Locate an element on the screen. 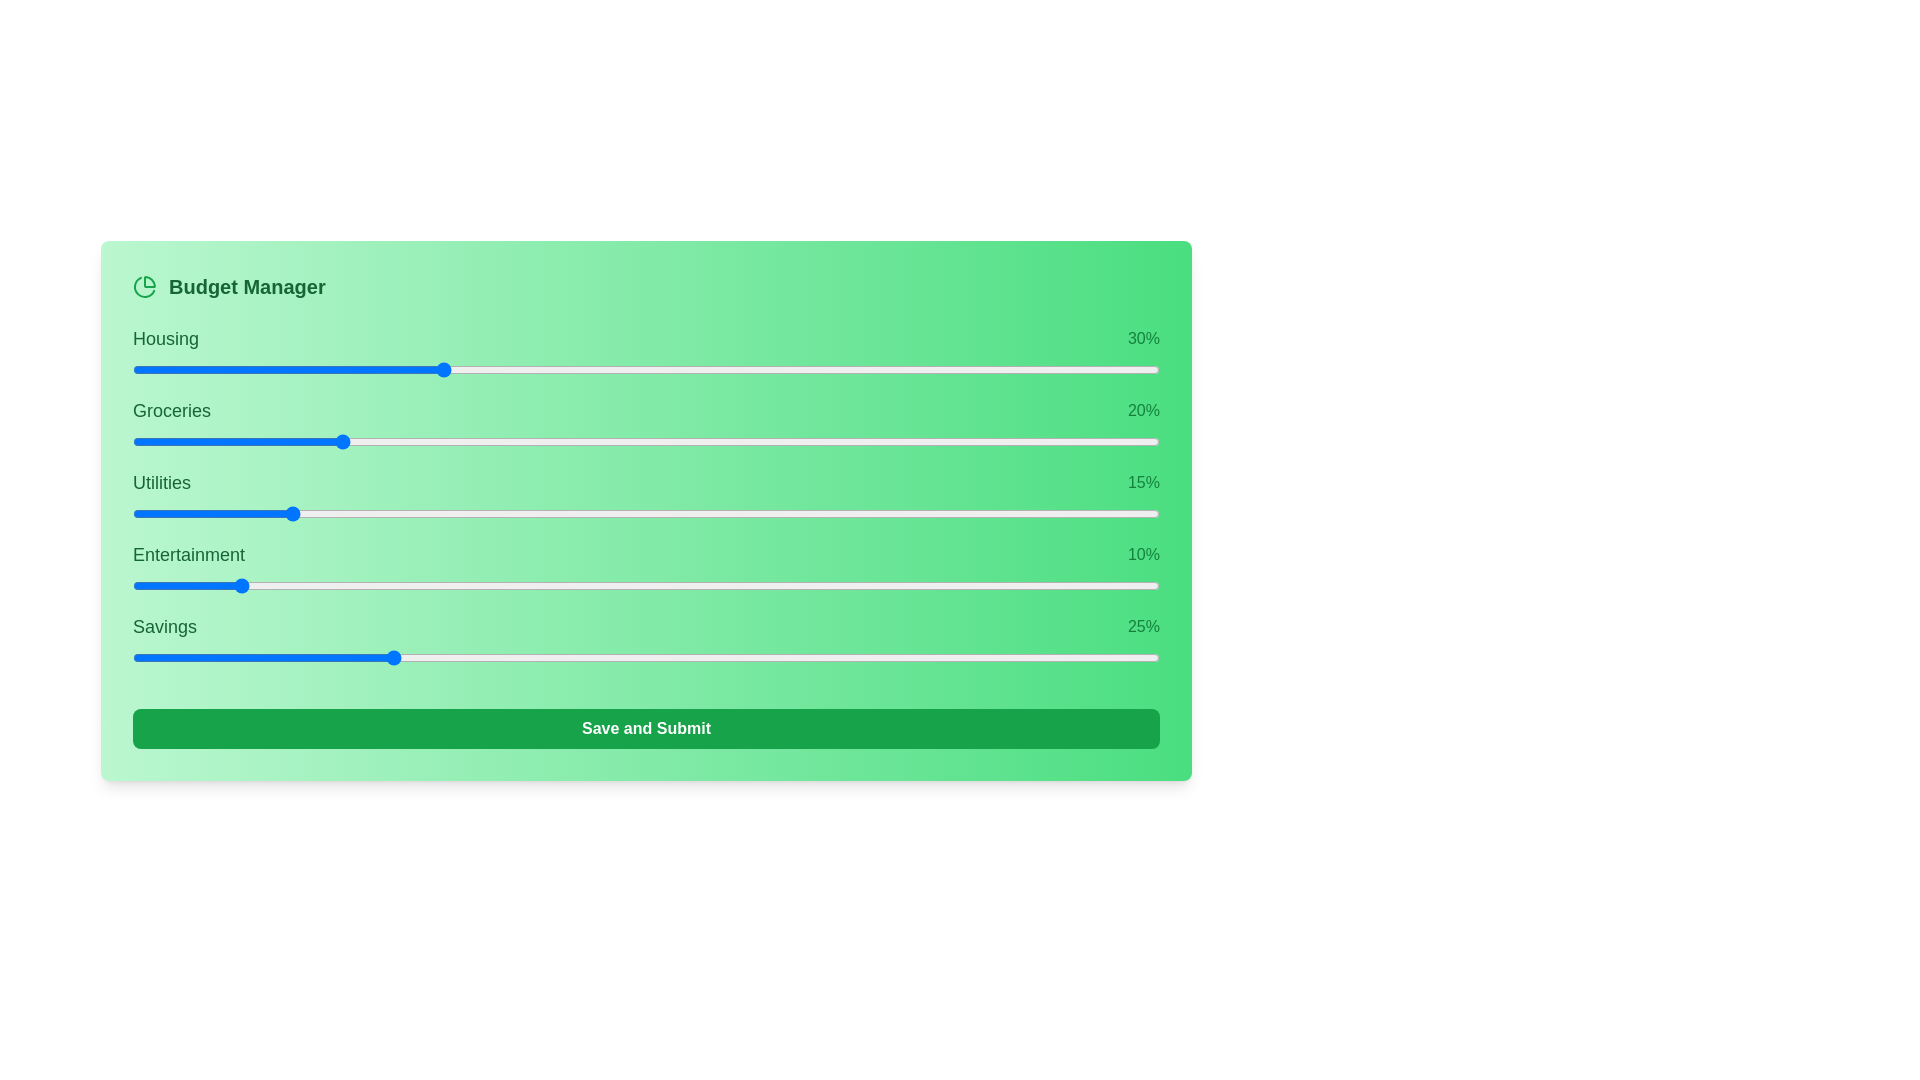 This screenshot has height=1080, width=1920. the slider for 1 to 68% allocation is located at coordinates (995, 441).